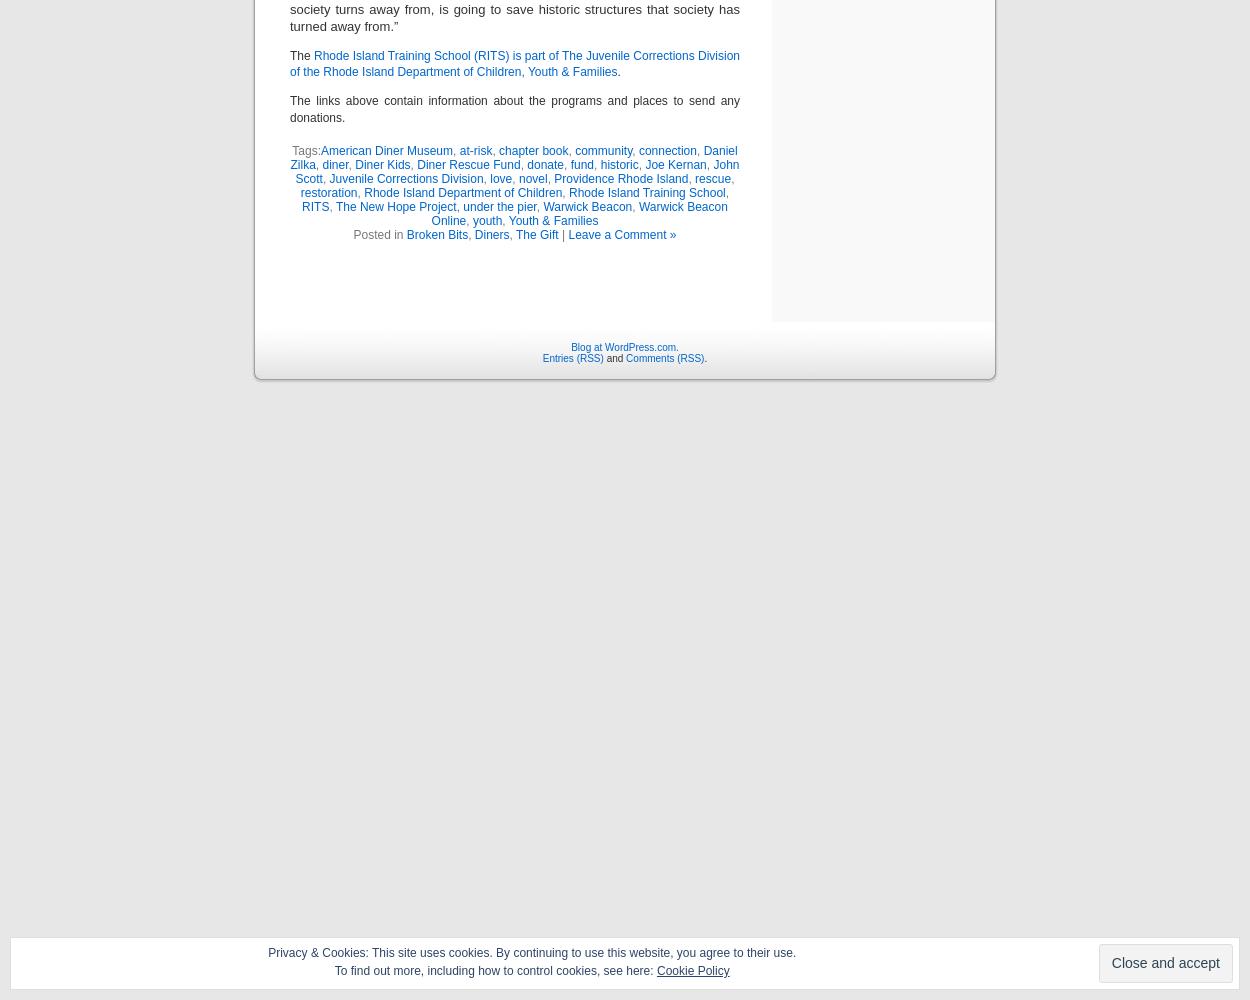  I want to click on 'chapter book', so click(533, 150).